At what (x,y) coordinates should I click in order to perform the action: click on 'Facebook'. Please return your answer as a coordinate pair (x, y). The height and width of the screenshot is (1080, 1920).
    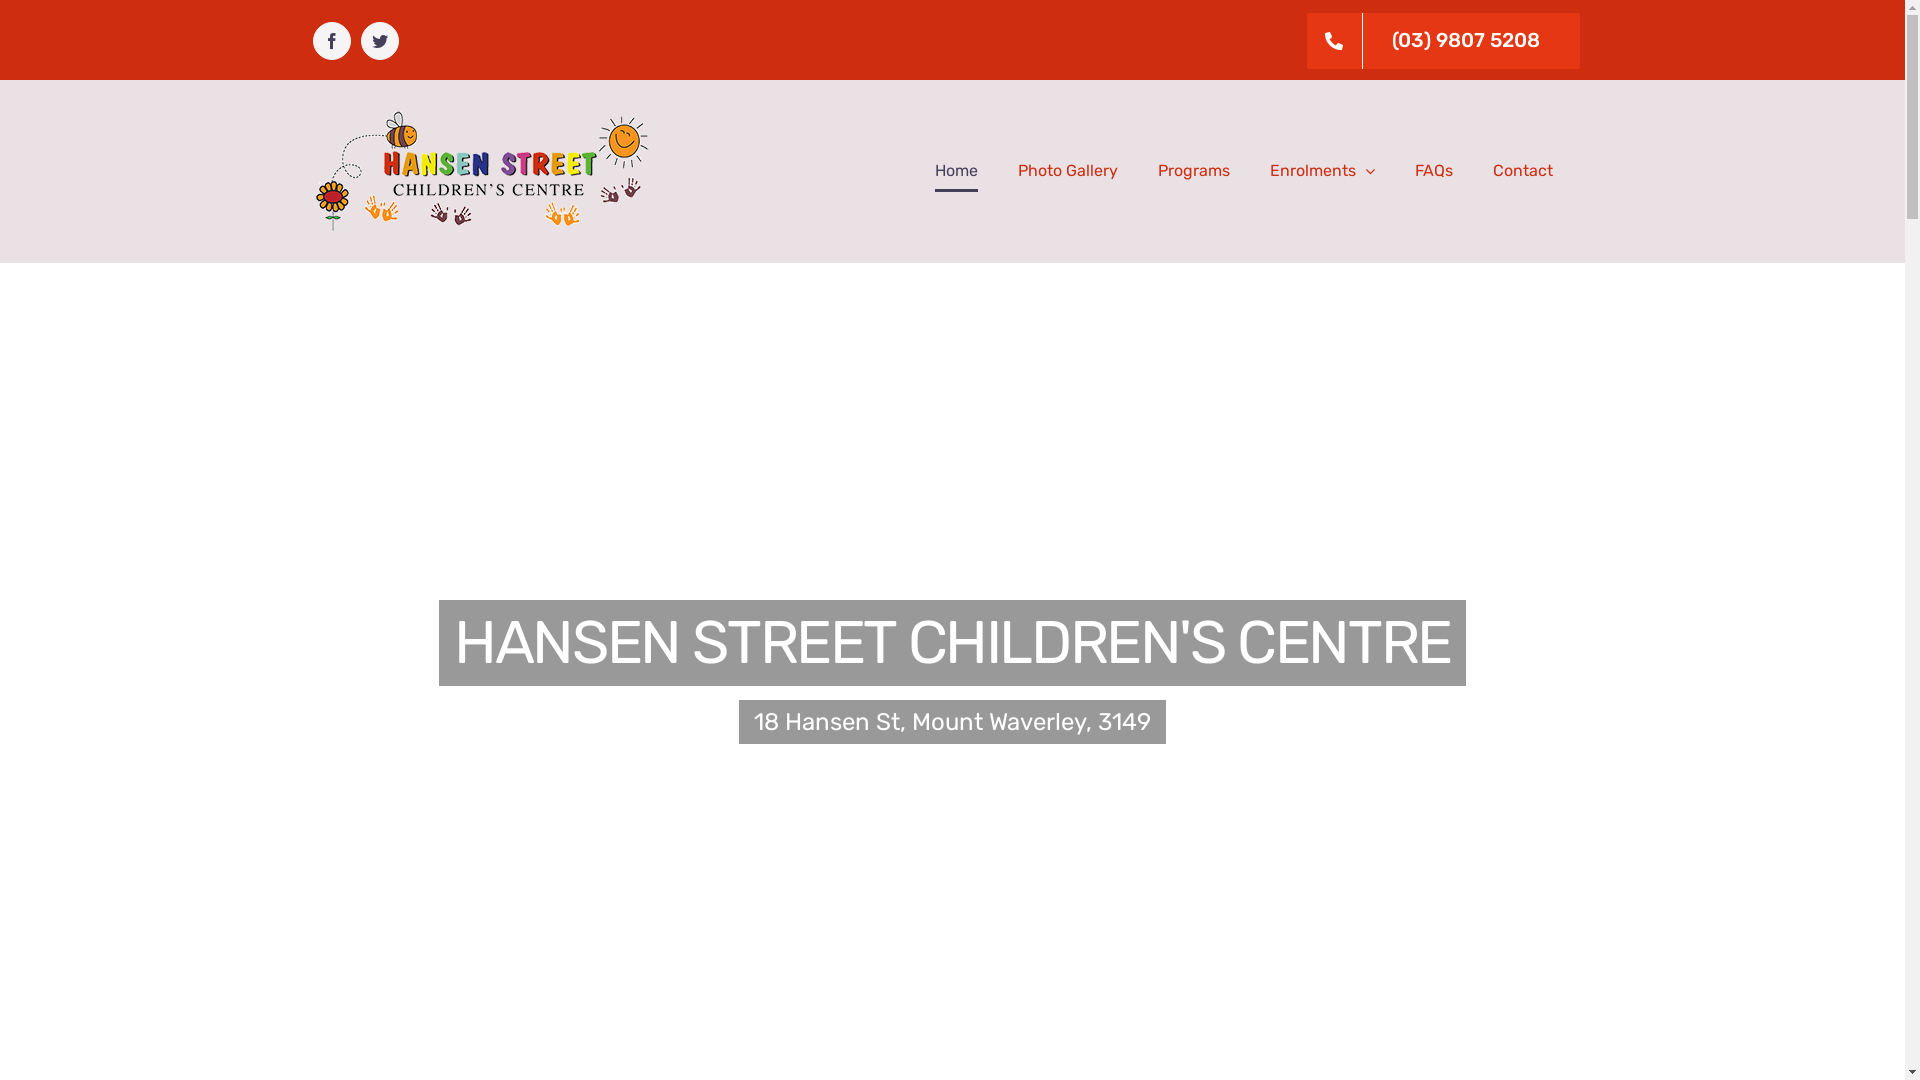
    Looking at the image, I should click on (311, 41).